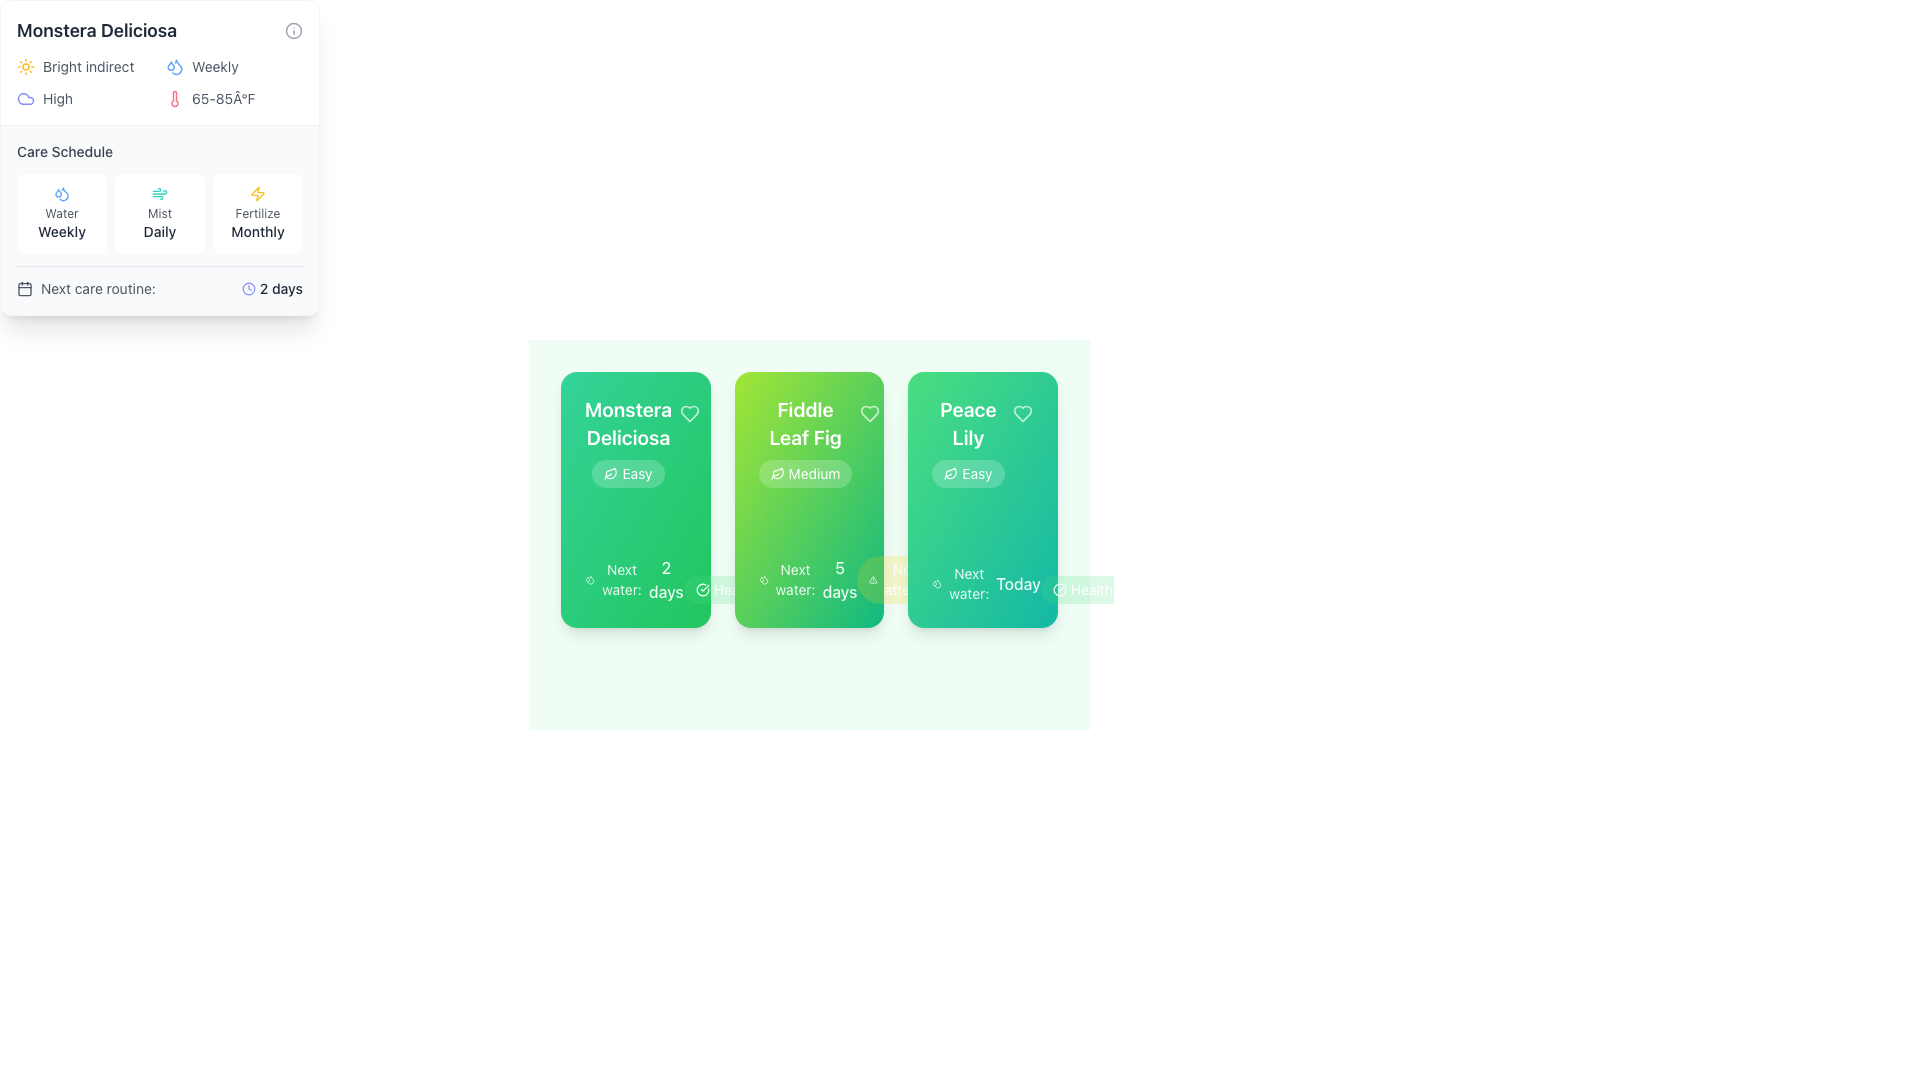 The width and height of the screenshot is (1920, 1080). What do you see at coordinates (805, 441) in the screenshot?
I see `the text display element featuring 'Fiddle Leaf Fig' in bold white font and a green badge with 'Medium' text, located at the center of a card in a series of three green cards` at bounding box center [805, 441].